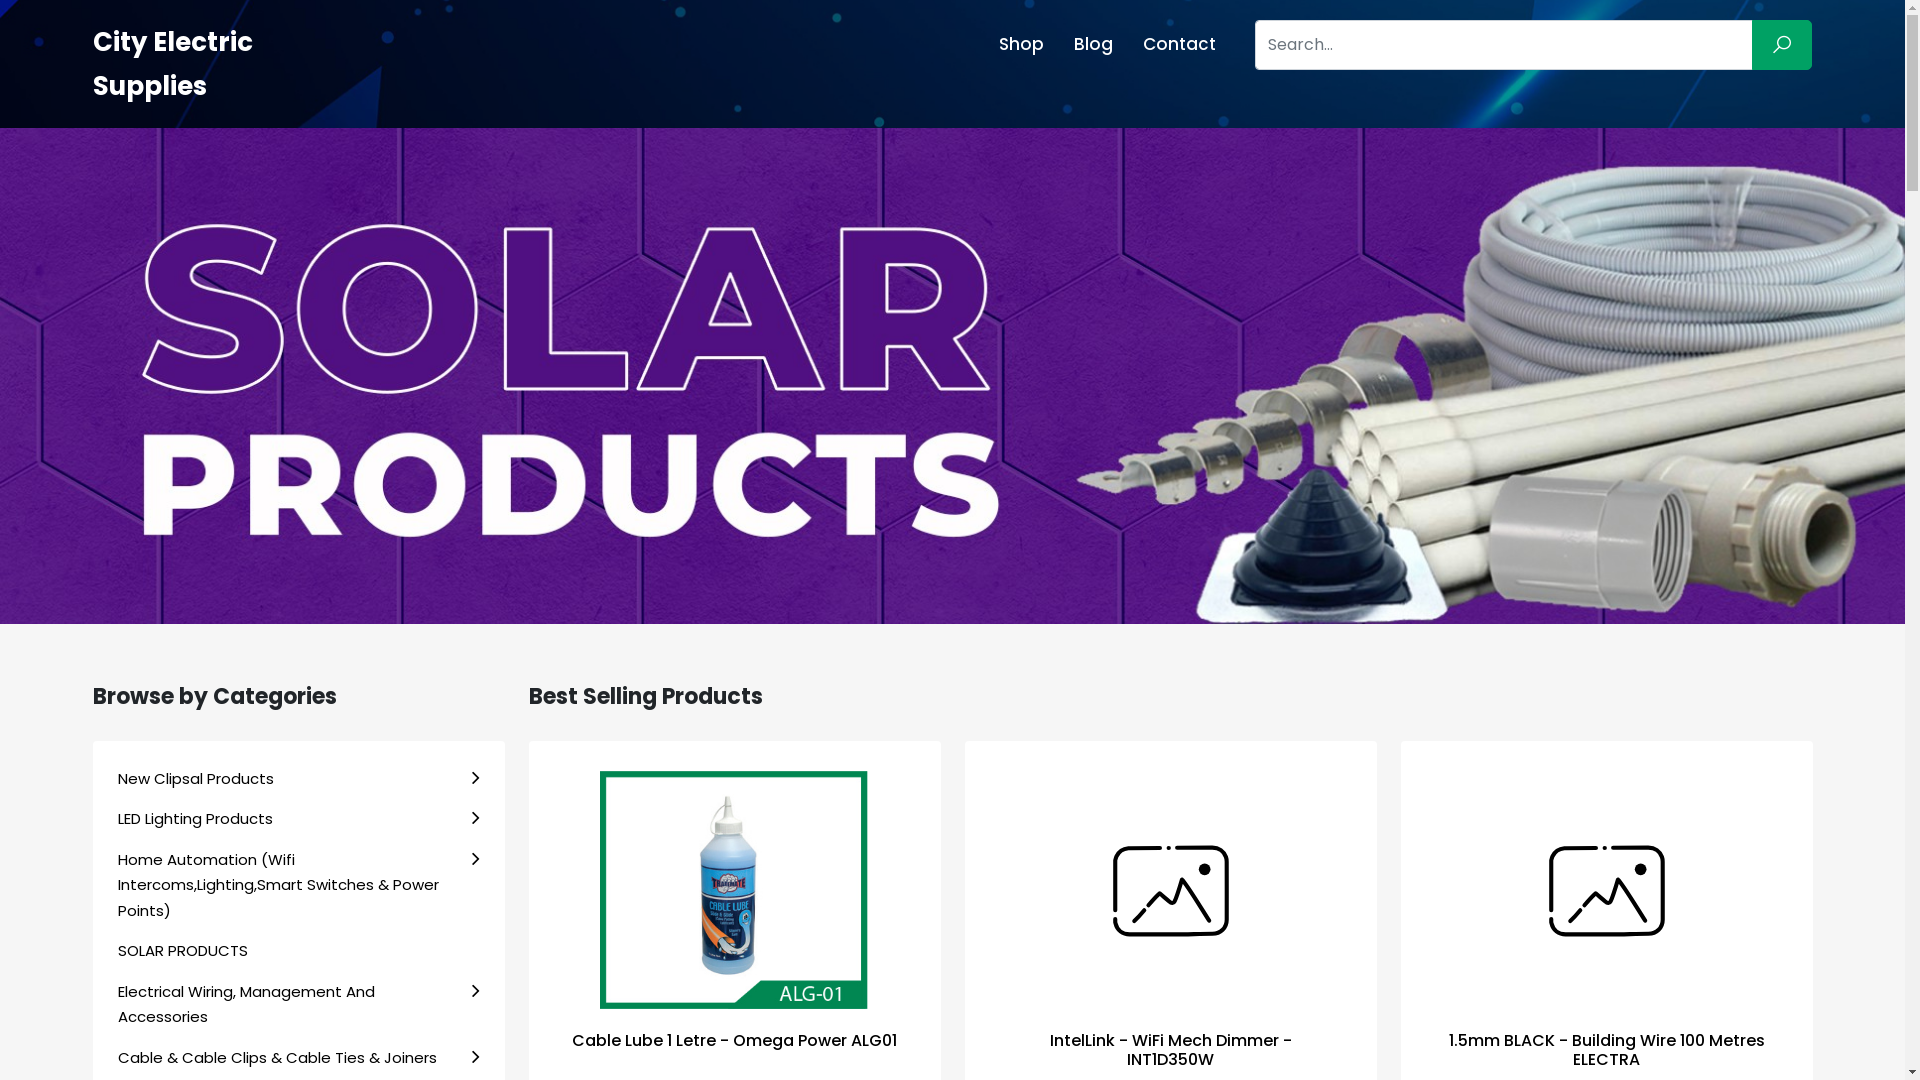 The height and width of the screenshot is (1080, 1920). Describe the element at coordinates (297, 1056) in the screenshot. I see `'Cable & Cable Clips & Cable Ties & Joiners'` at that location.